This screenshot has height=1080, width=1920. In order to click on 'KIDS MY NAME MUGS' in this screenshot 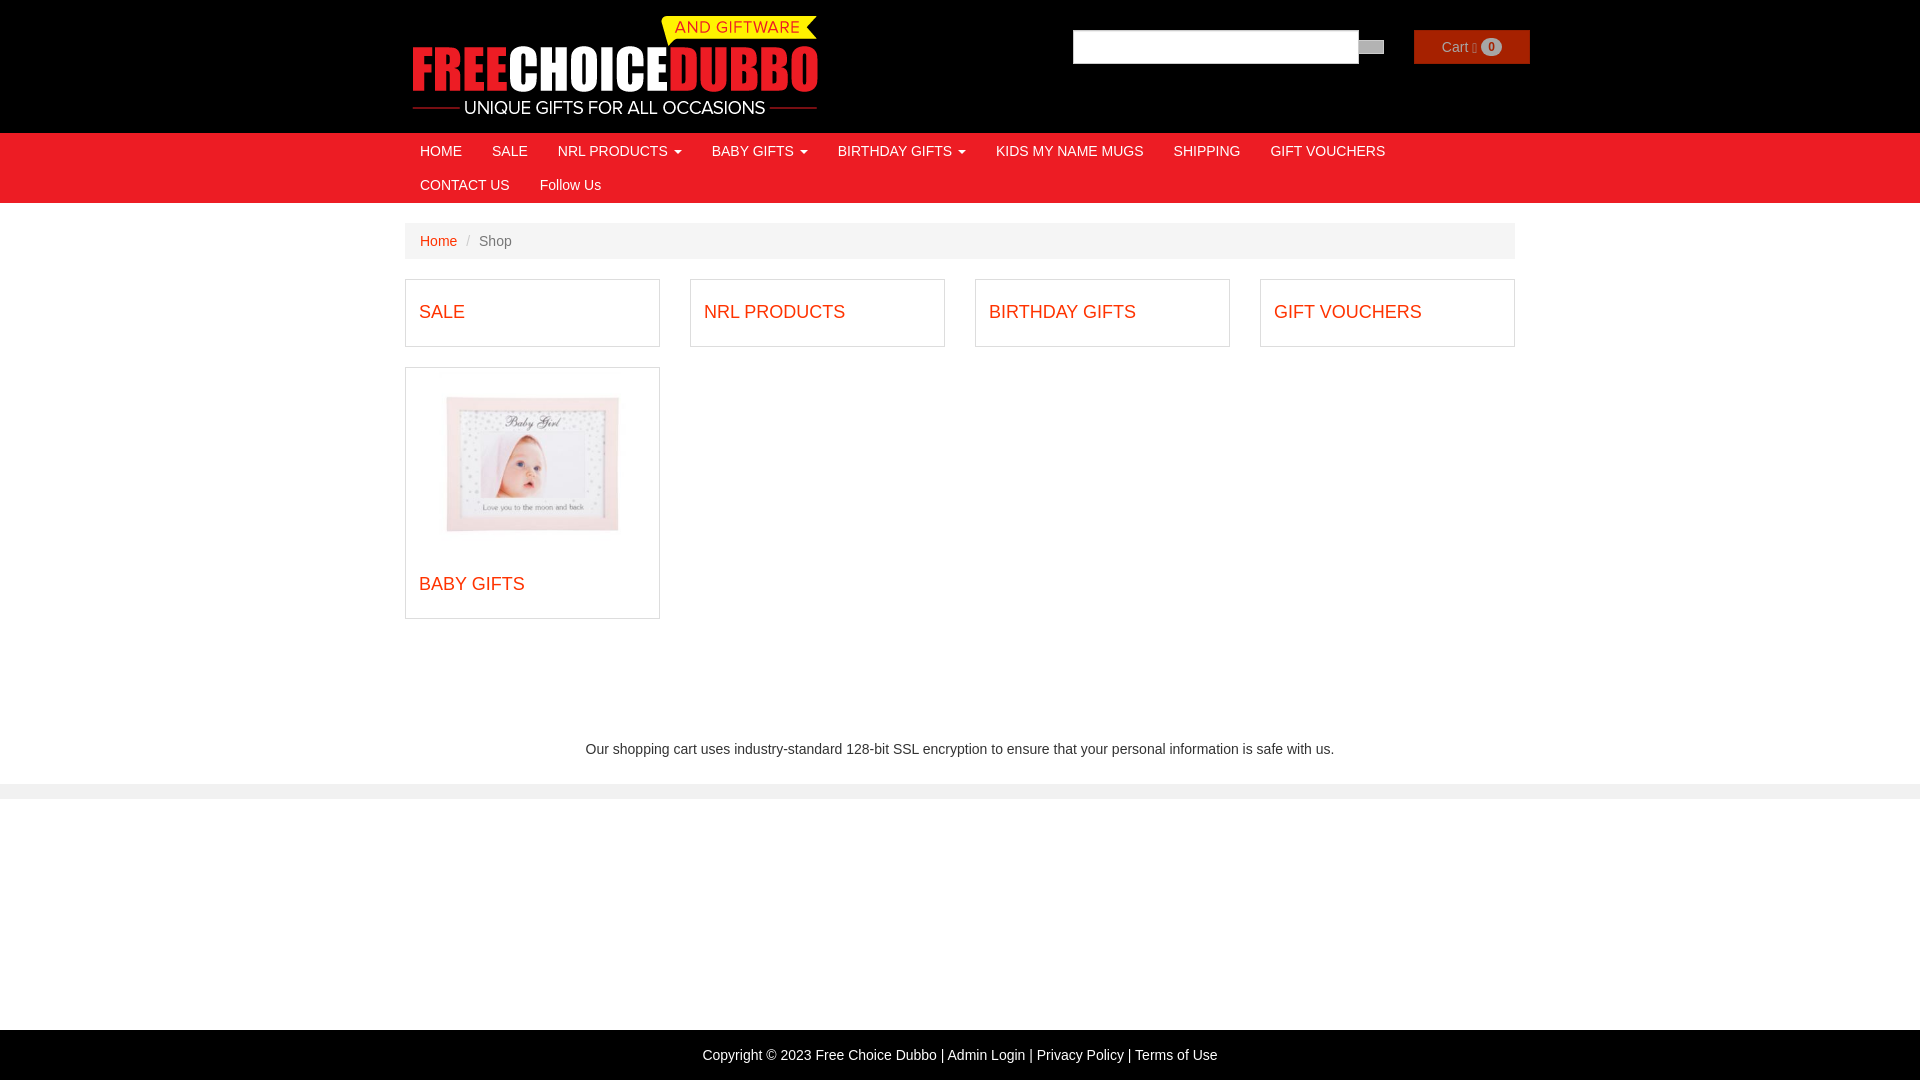, I will do `click(1069, 149)`.